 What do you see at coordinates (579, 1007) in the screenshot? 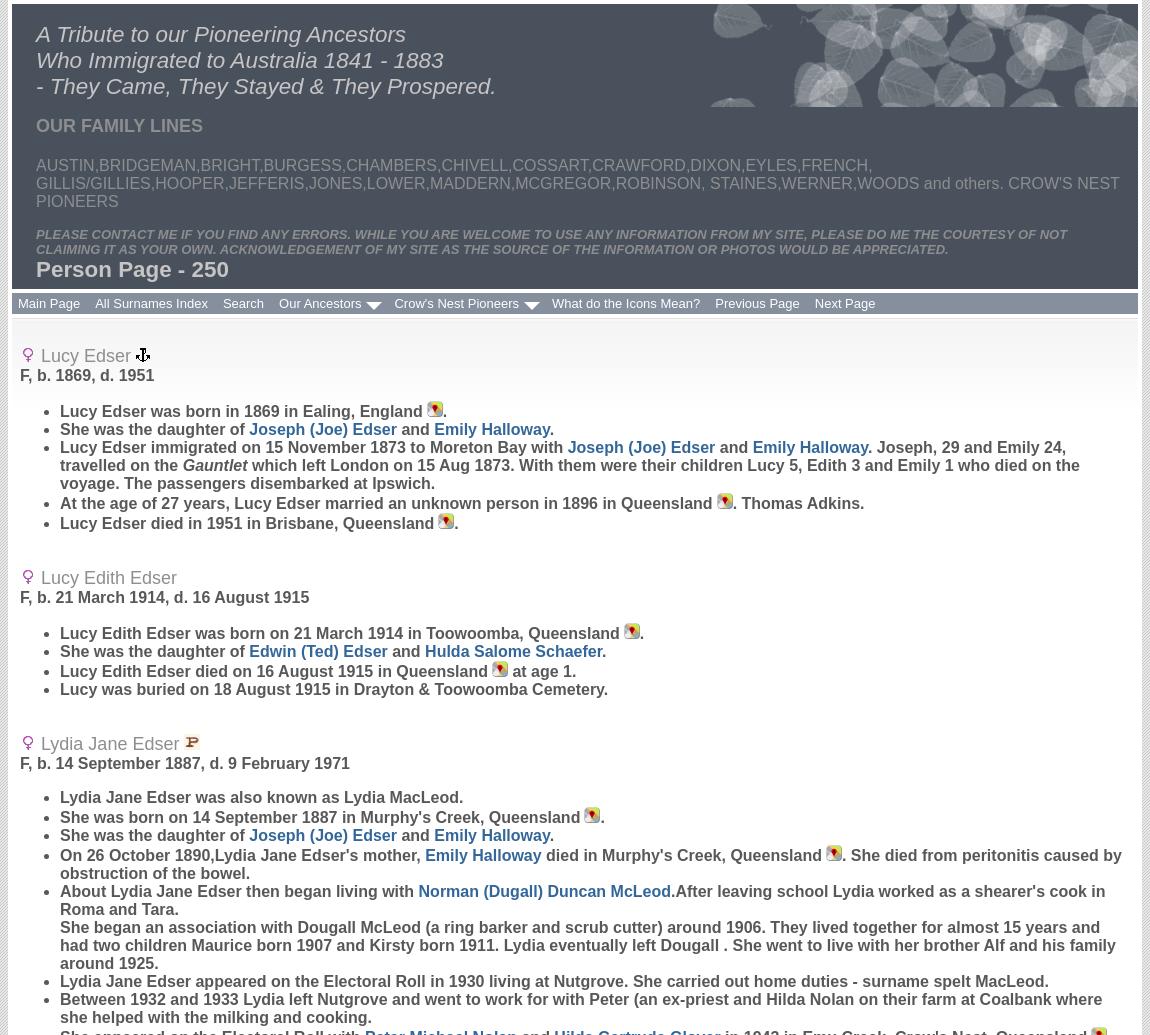
I see `'Between 1932 and 1933 Lydia left Nutgrove and went to work for with Peter (an ex-priest and Hilda Nolan on their farm at Coalbank where she helped with the milking and cooking.'` at bounding box center [579, 1007].